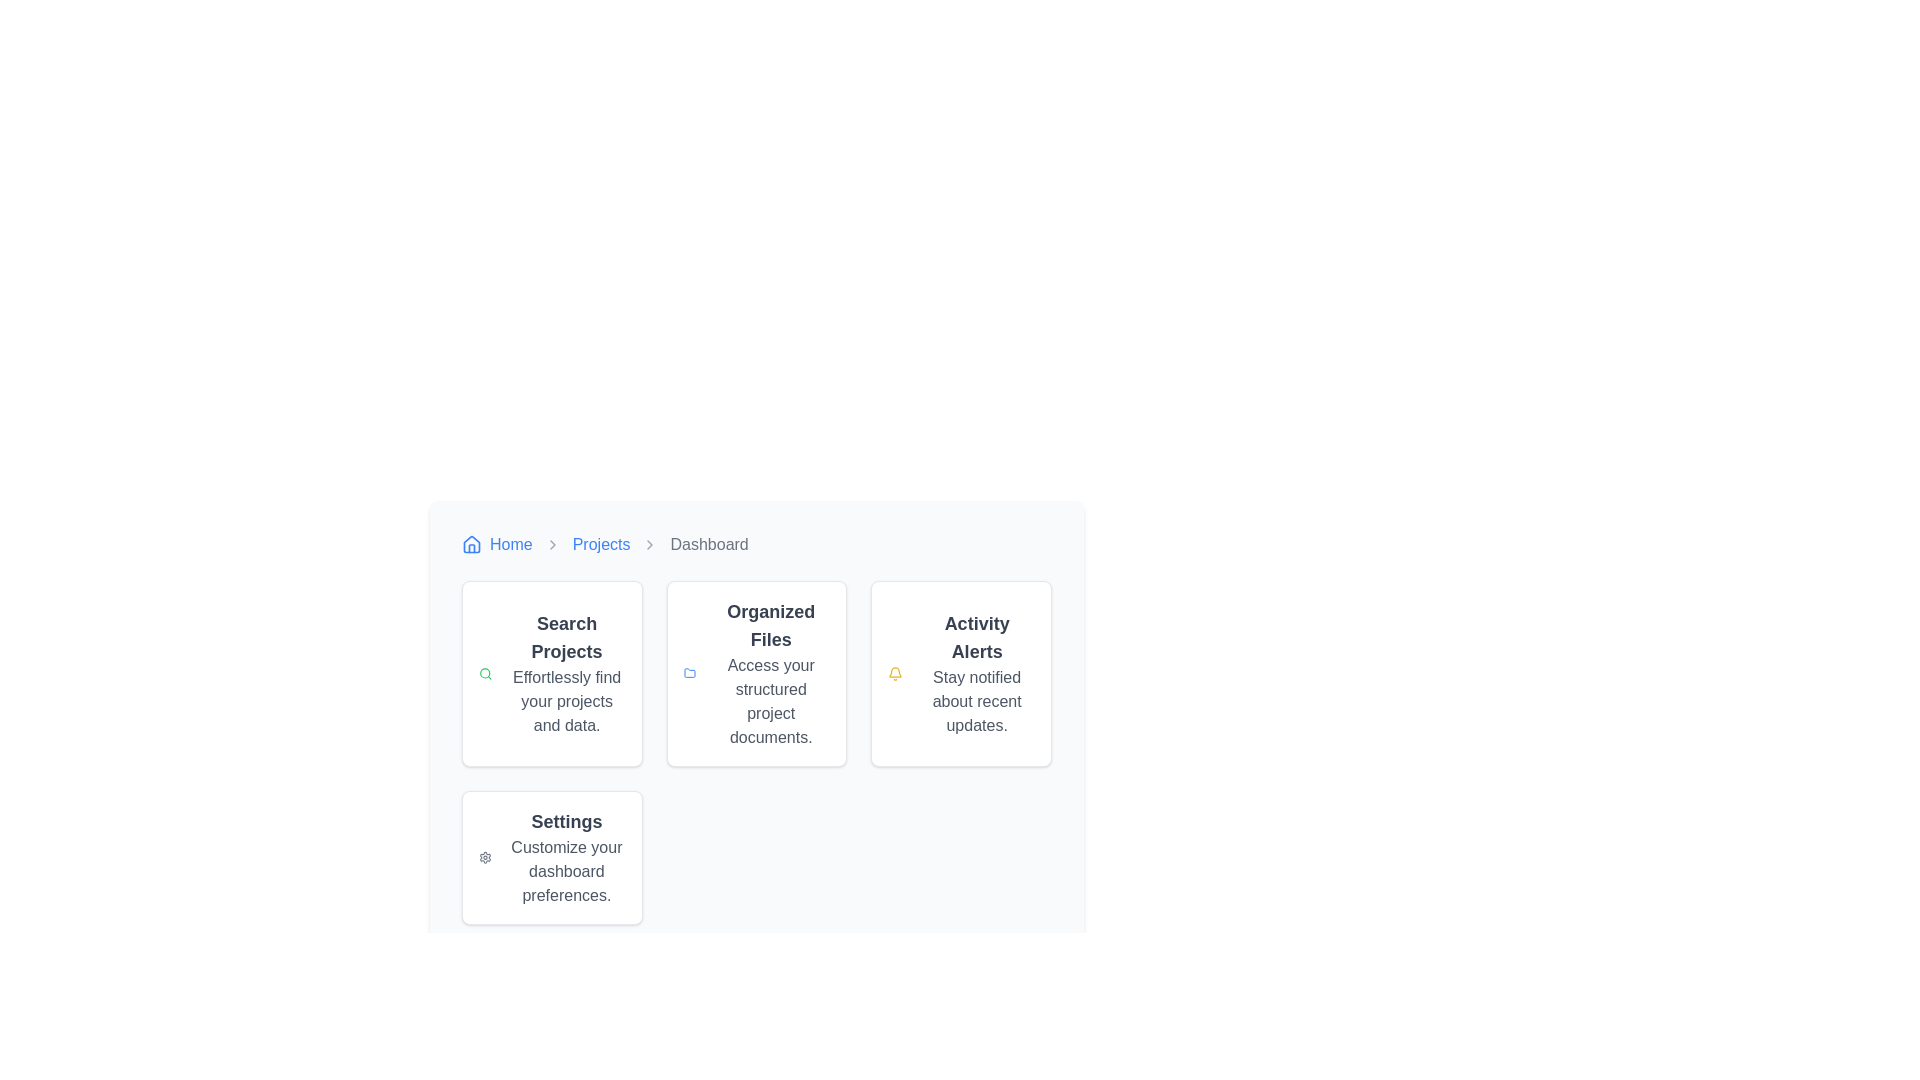  I want to click on the 'Search Projects' text block, which features a bold header and a subtitle, so click(566, 674).